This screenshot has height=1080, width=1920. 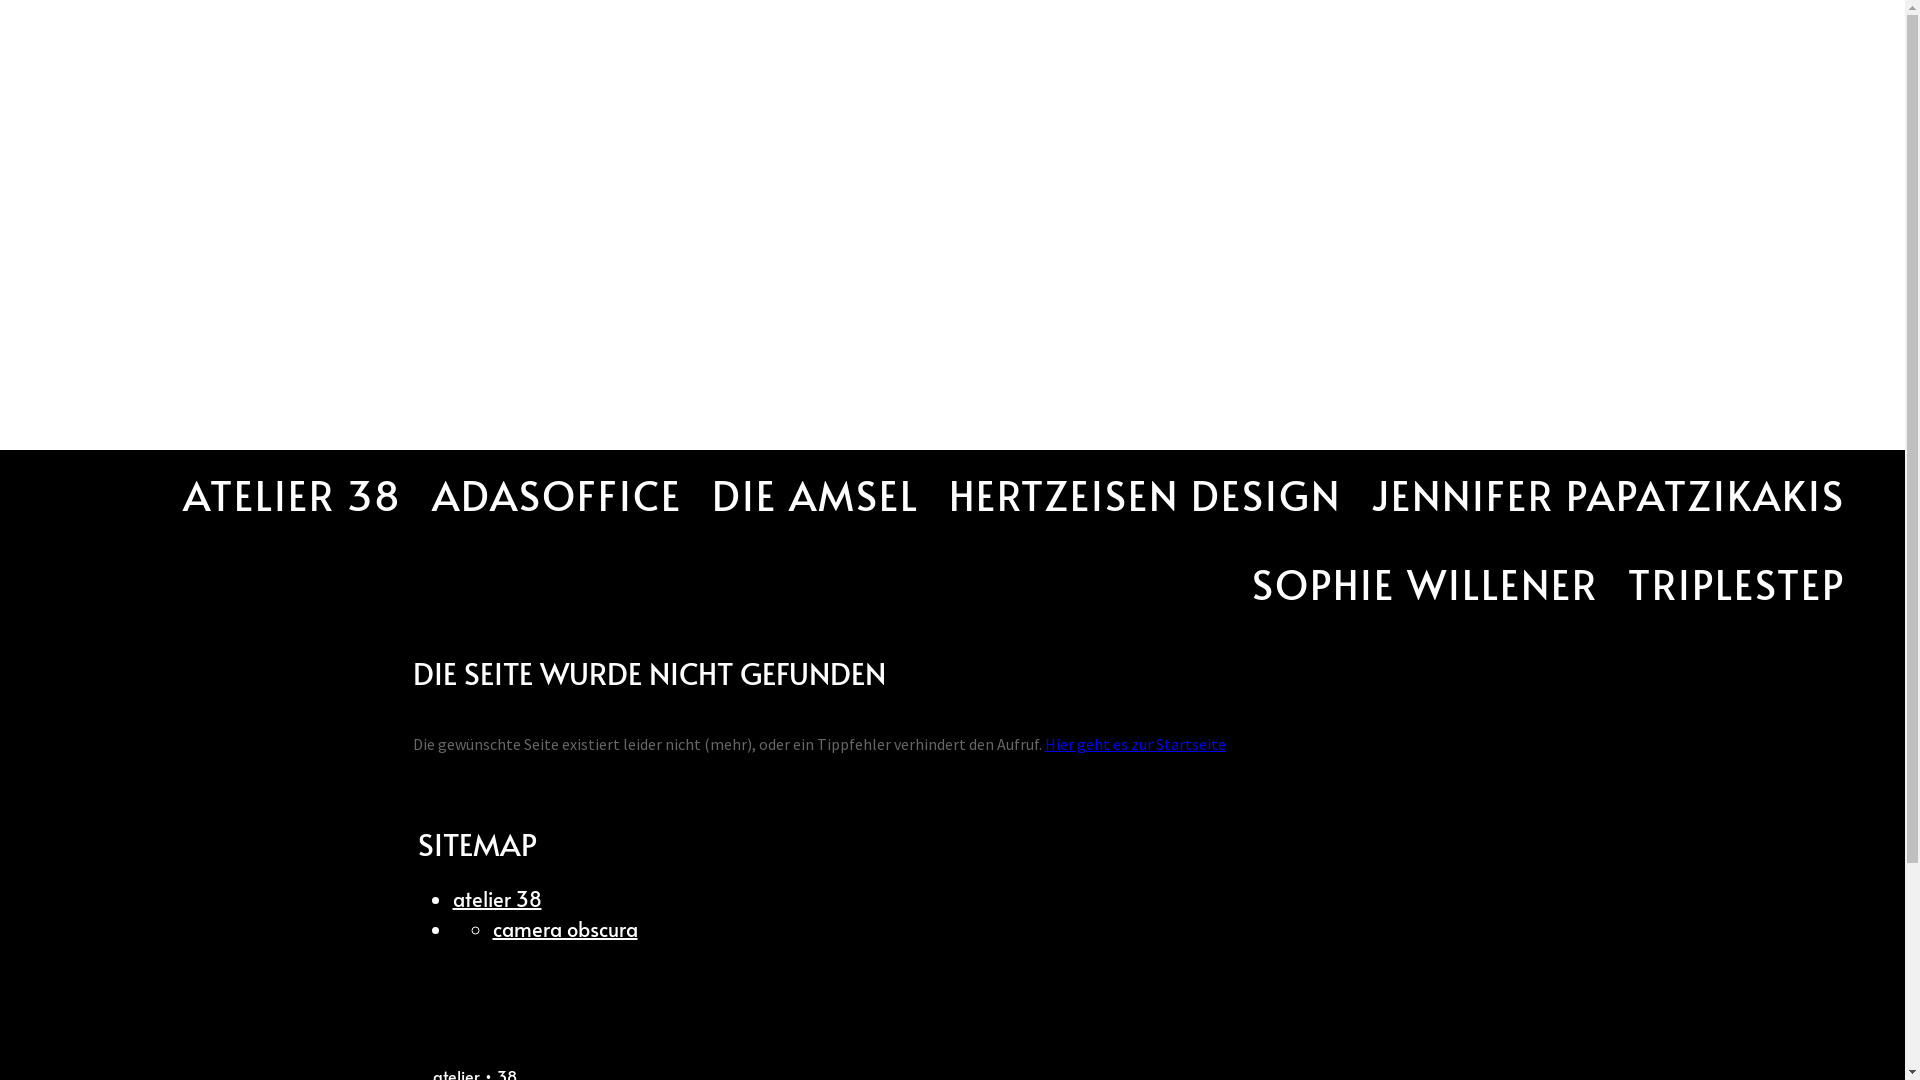 I want to click on 'TRIPLESTEP', so click(x=1735, y=583).